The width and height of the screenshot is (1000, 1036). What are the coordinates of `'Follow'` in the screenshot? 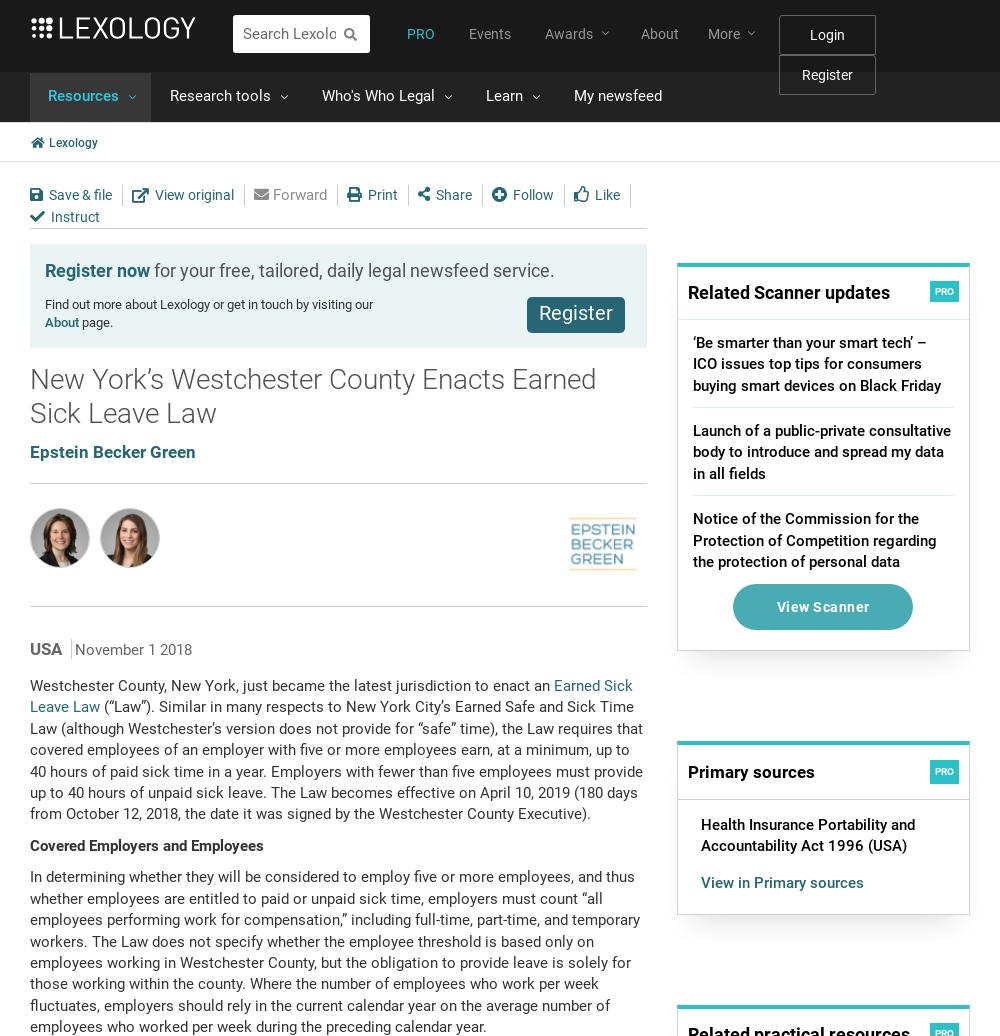 It's located at (533, 194).